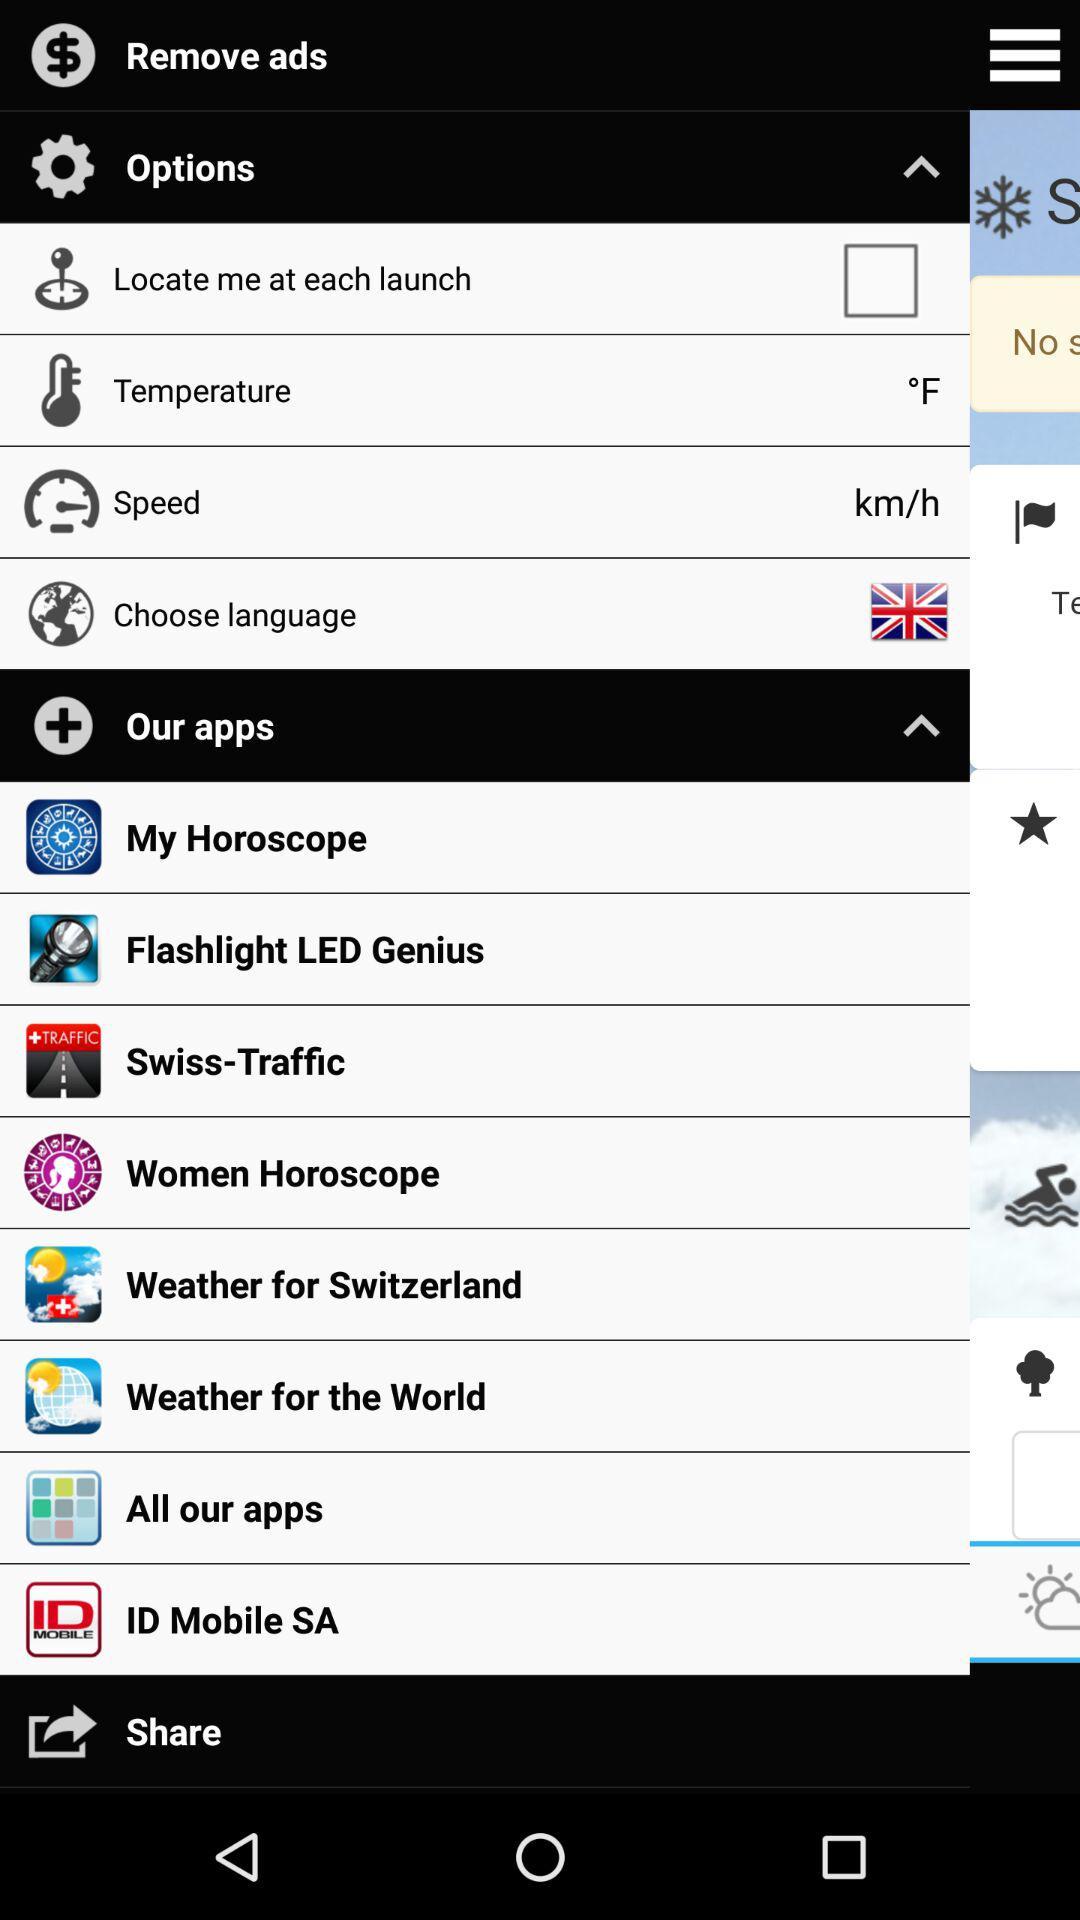  Describe the element at coordinates (536, 1730) in the screenshot. I see `the share app` at that location.